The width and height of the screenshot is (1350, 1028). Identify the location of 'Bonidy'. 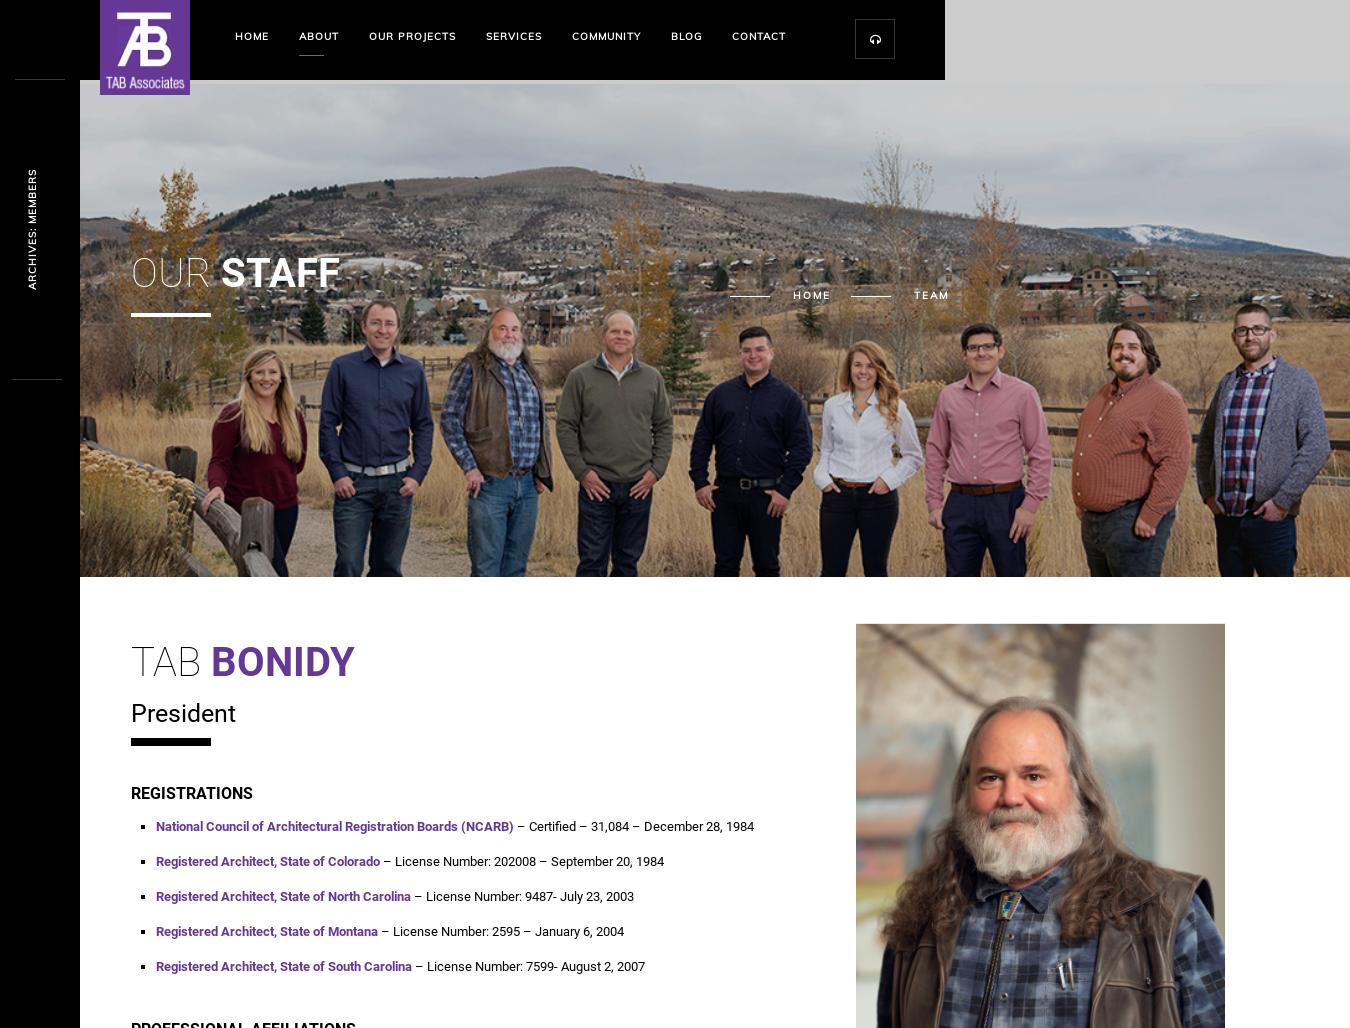
(281, 662).